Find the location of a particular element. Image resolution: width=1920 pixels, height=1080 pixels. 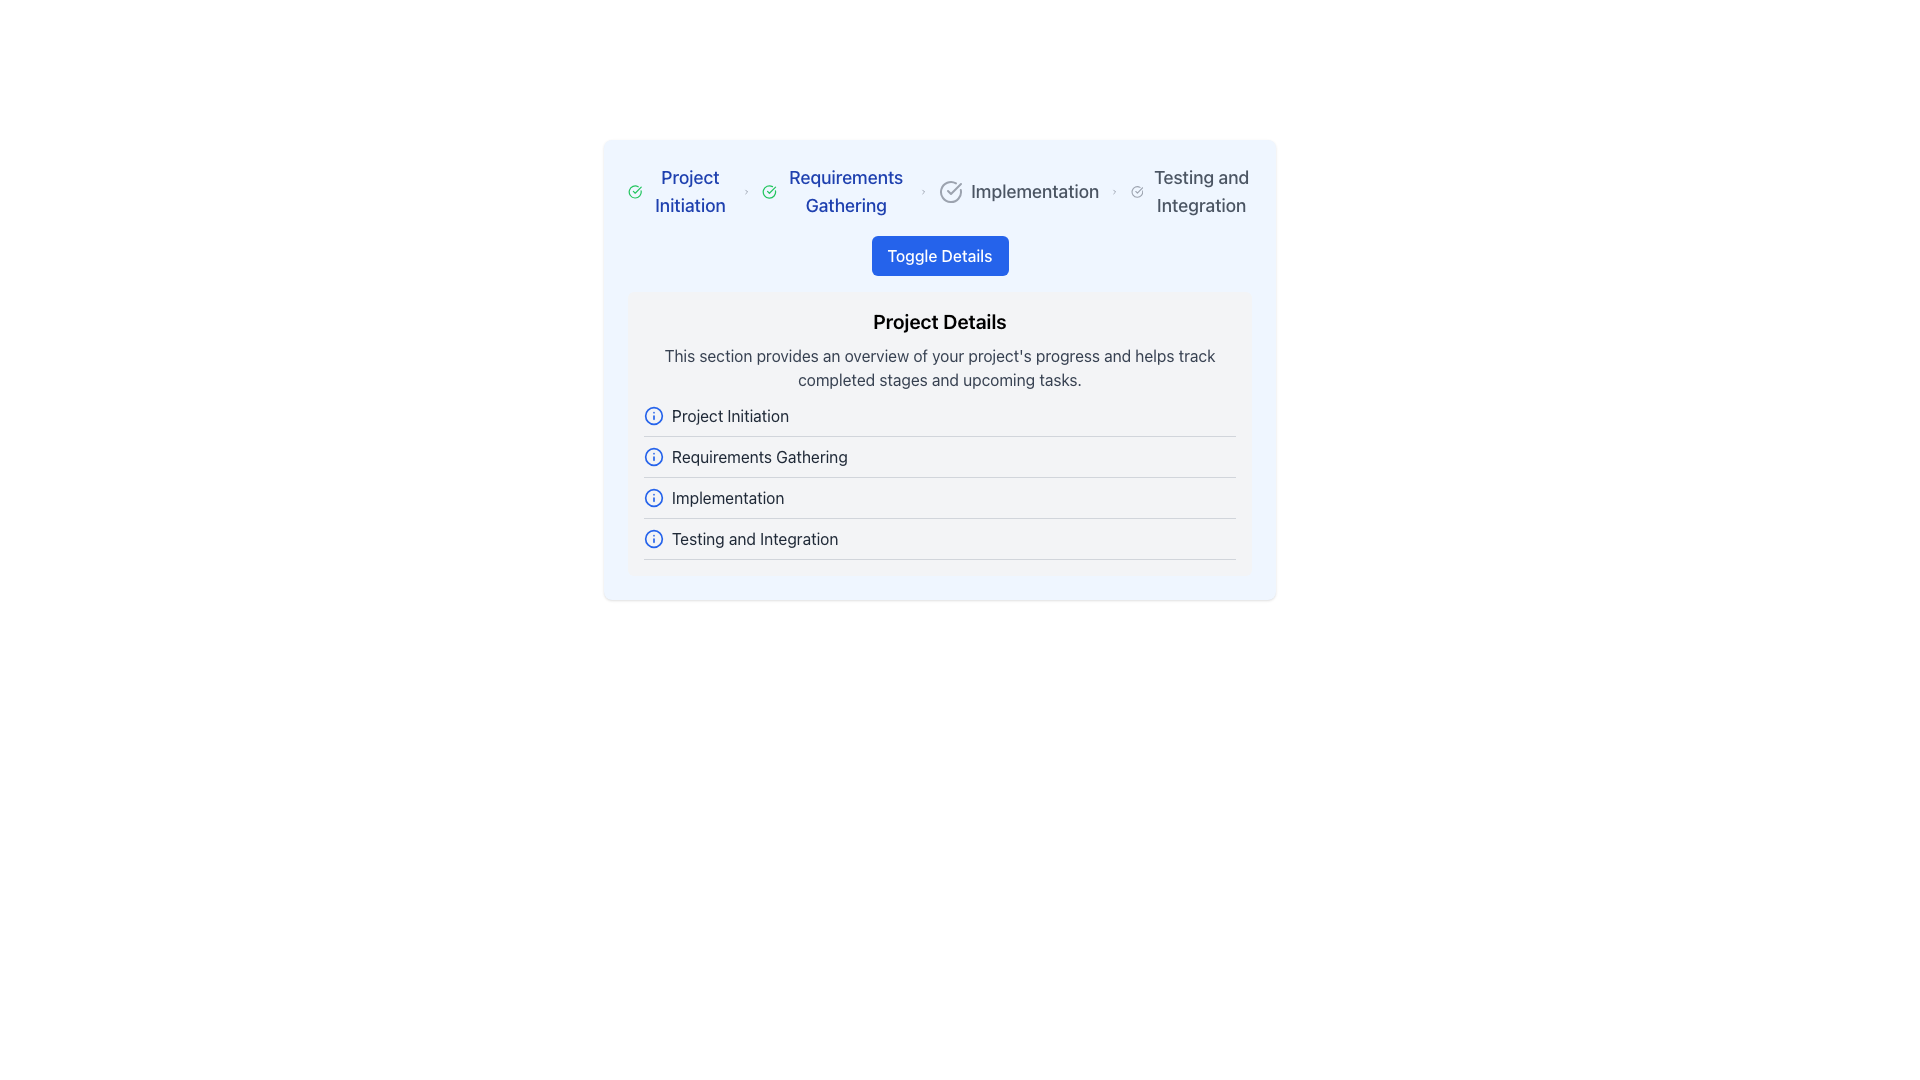

the 'Implementation' text with icon, which is the third item in a horizontal list, positioned between 'Requirements Gathering' and 'Testing and Integration' is located at coordinates (1019, 192).